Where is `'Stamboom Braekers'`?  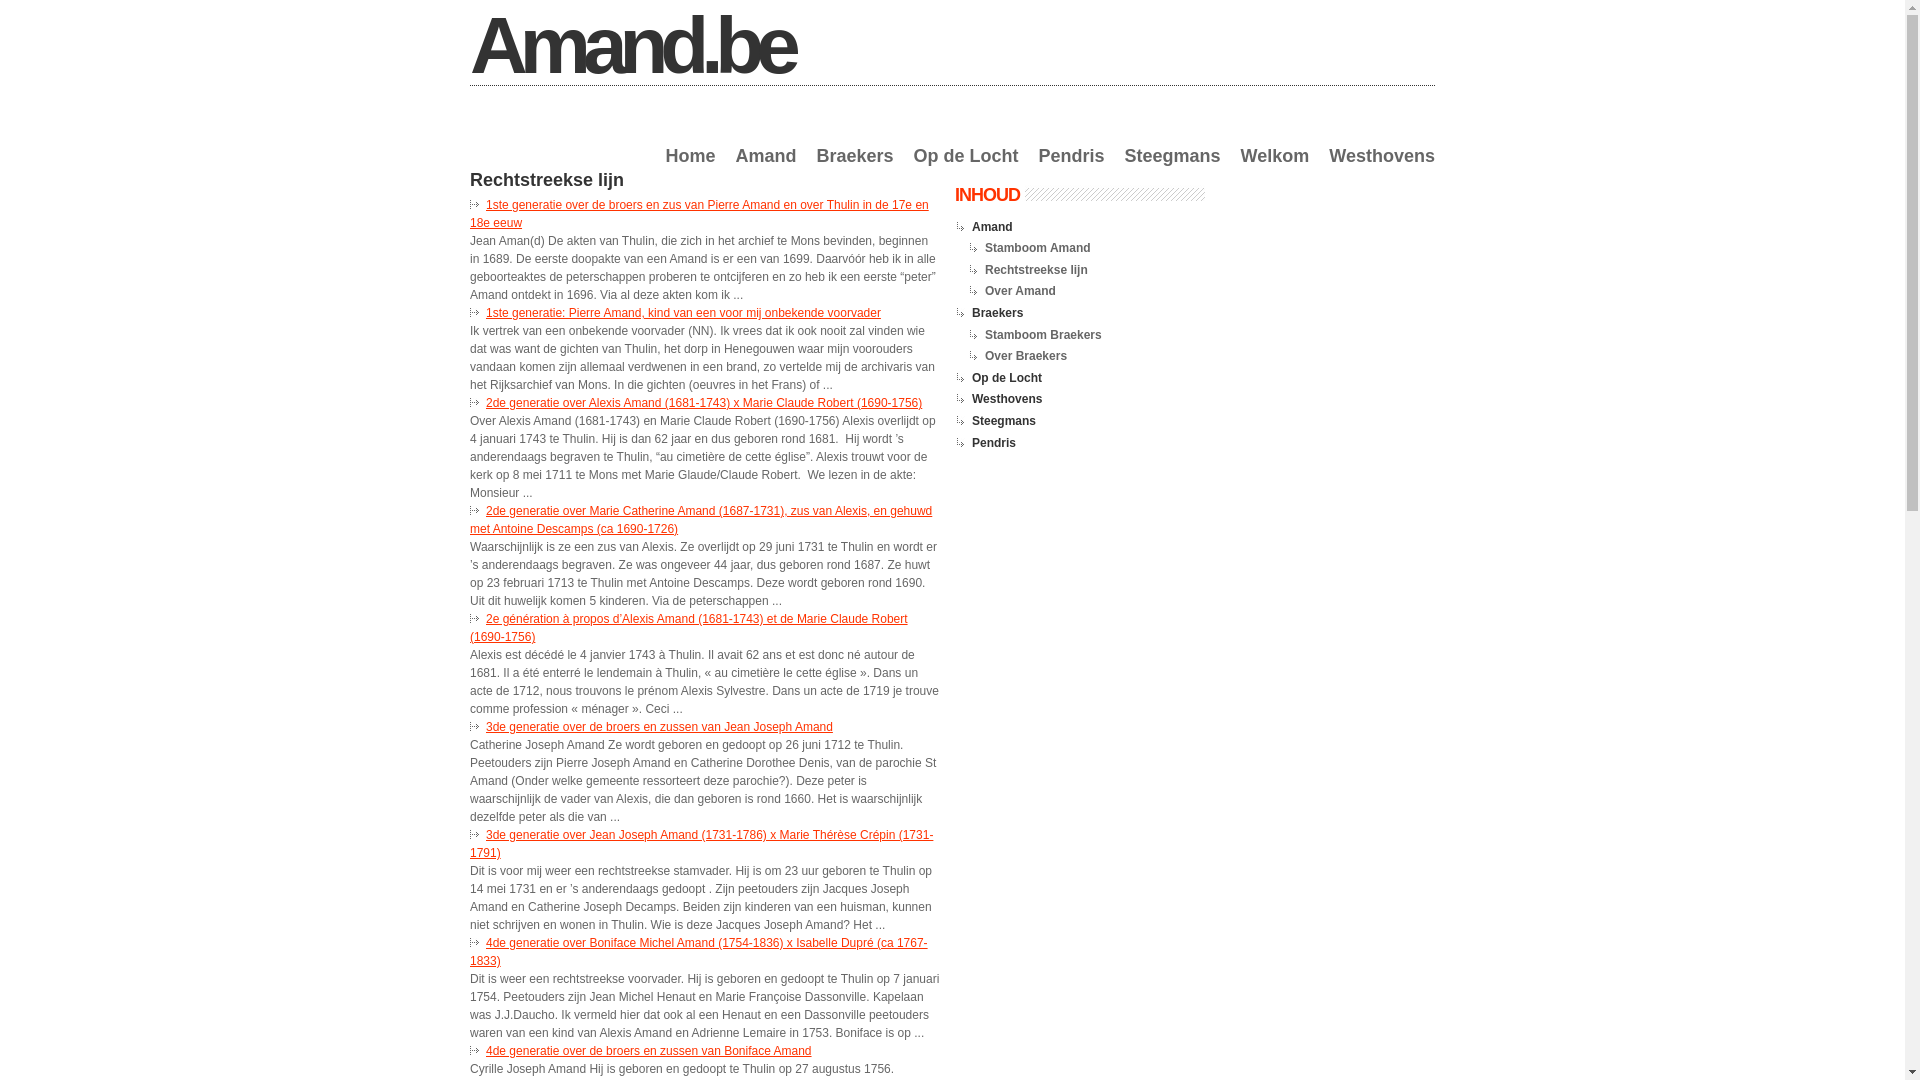 'Stamboom Braekers' is located at coordinates (984, 334).